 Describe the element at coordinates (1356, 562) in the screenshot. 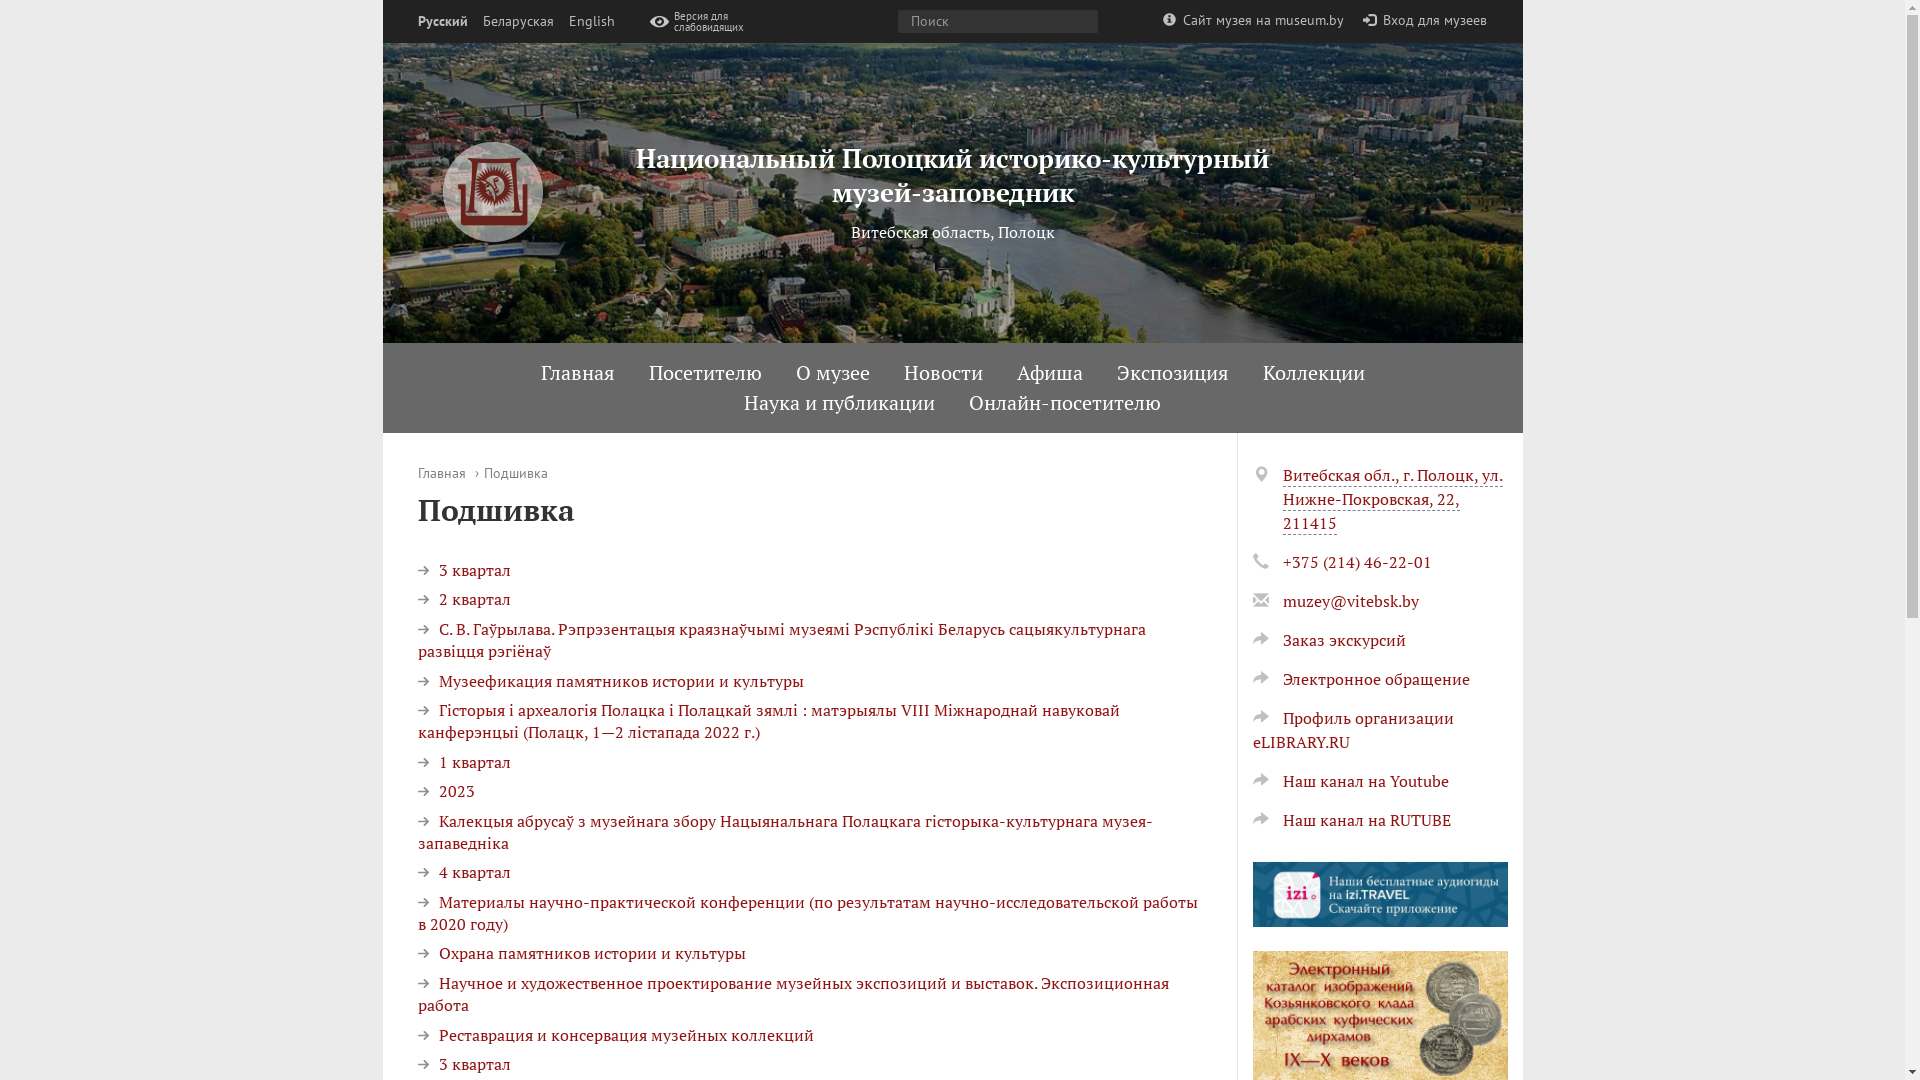

I see `'+375 (214) 46-22-01'` at that location.